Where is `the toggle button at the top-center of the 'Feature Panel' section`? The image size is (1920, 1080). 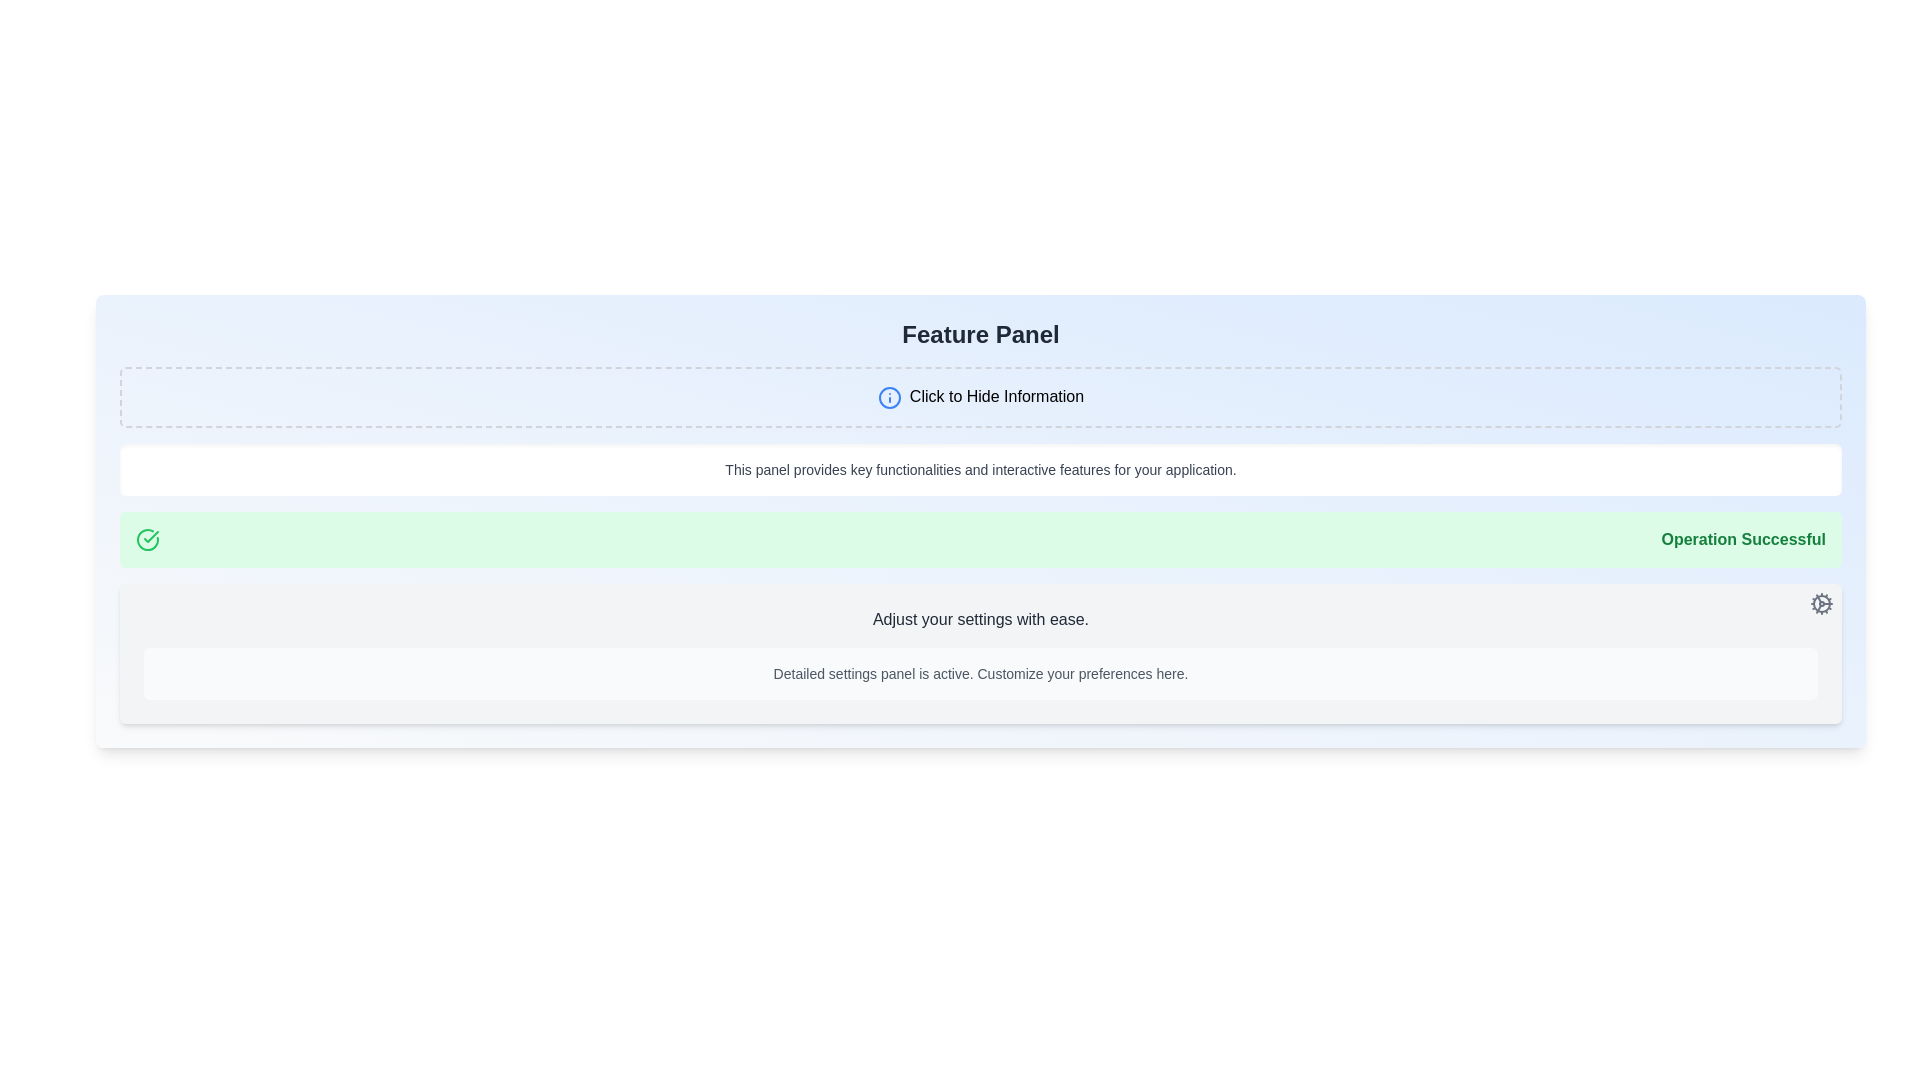 the toggle button at the top-center of the 'Feature Panel' section is located at coordinates (980, 397).